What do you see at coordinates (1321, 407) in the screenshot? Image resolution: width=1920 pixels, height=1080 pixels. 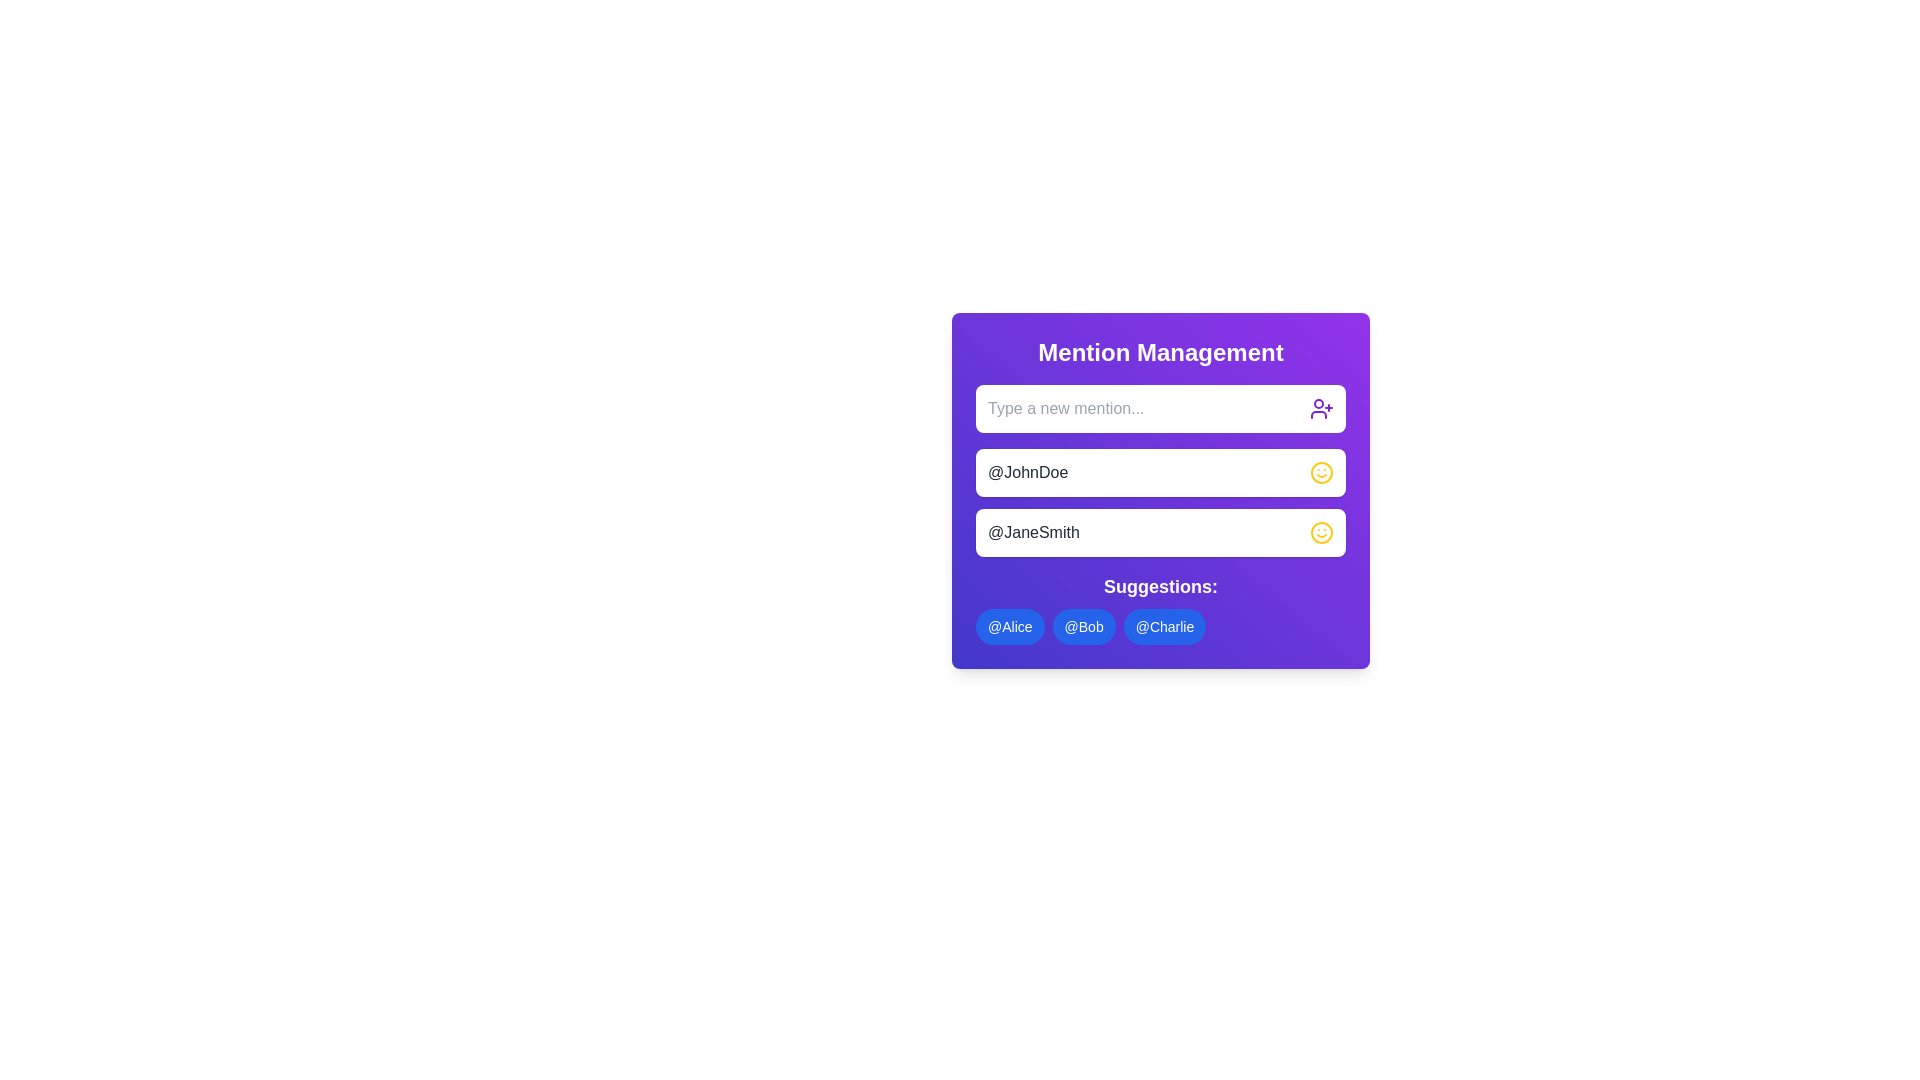 I see `the user addition icon located at the top-right corner of the 'Type a new mention...' input field` at bounding box center [1321, 407].